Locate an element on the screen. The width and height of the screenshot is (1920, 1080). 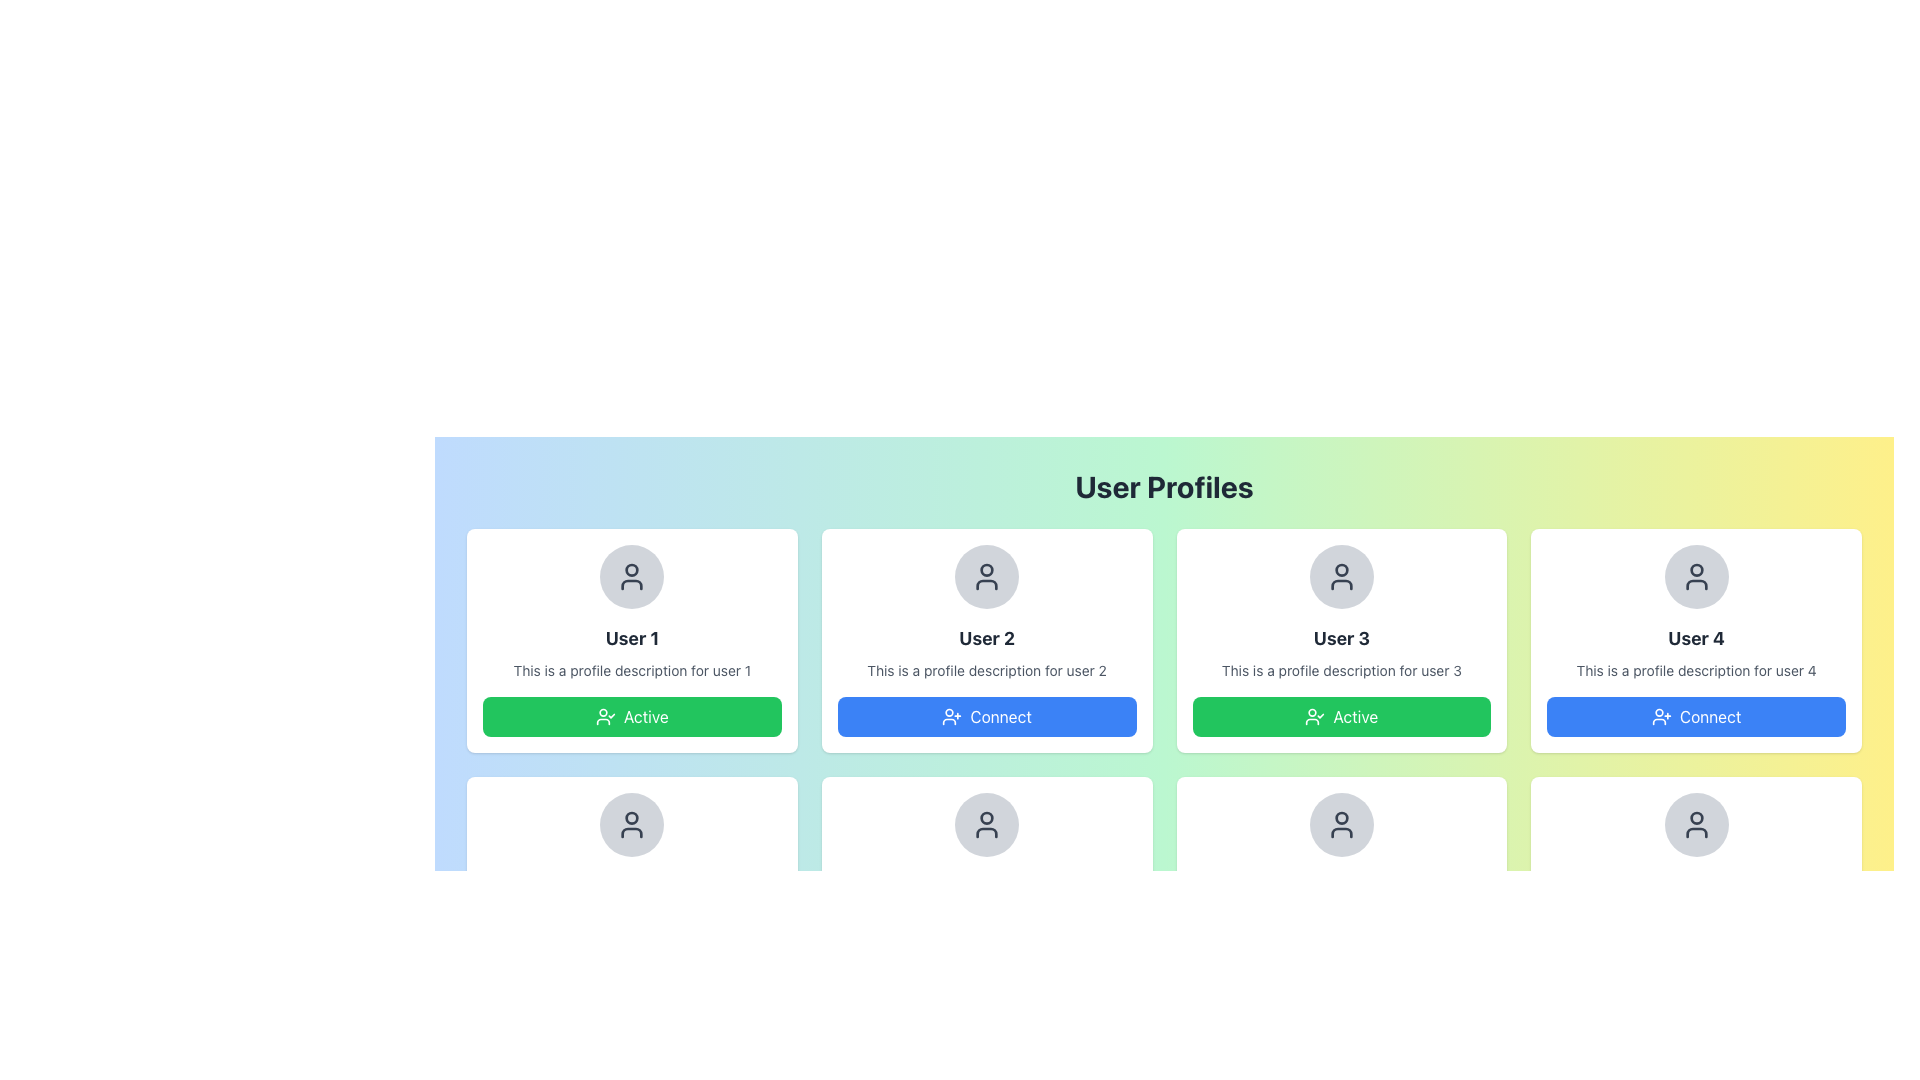
the text element that reads 'This is a profile description for user 2', which is styled in small gray font and located within the card for 'User 2', positioned beneath the name and above the 'Connect' button is located at coordinates (987, 671).